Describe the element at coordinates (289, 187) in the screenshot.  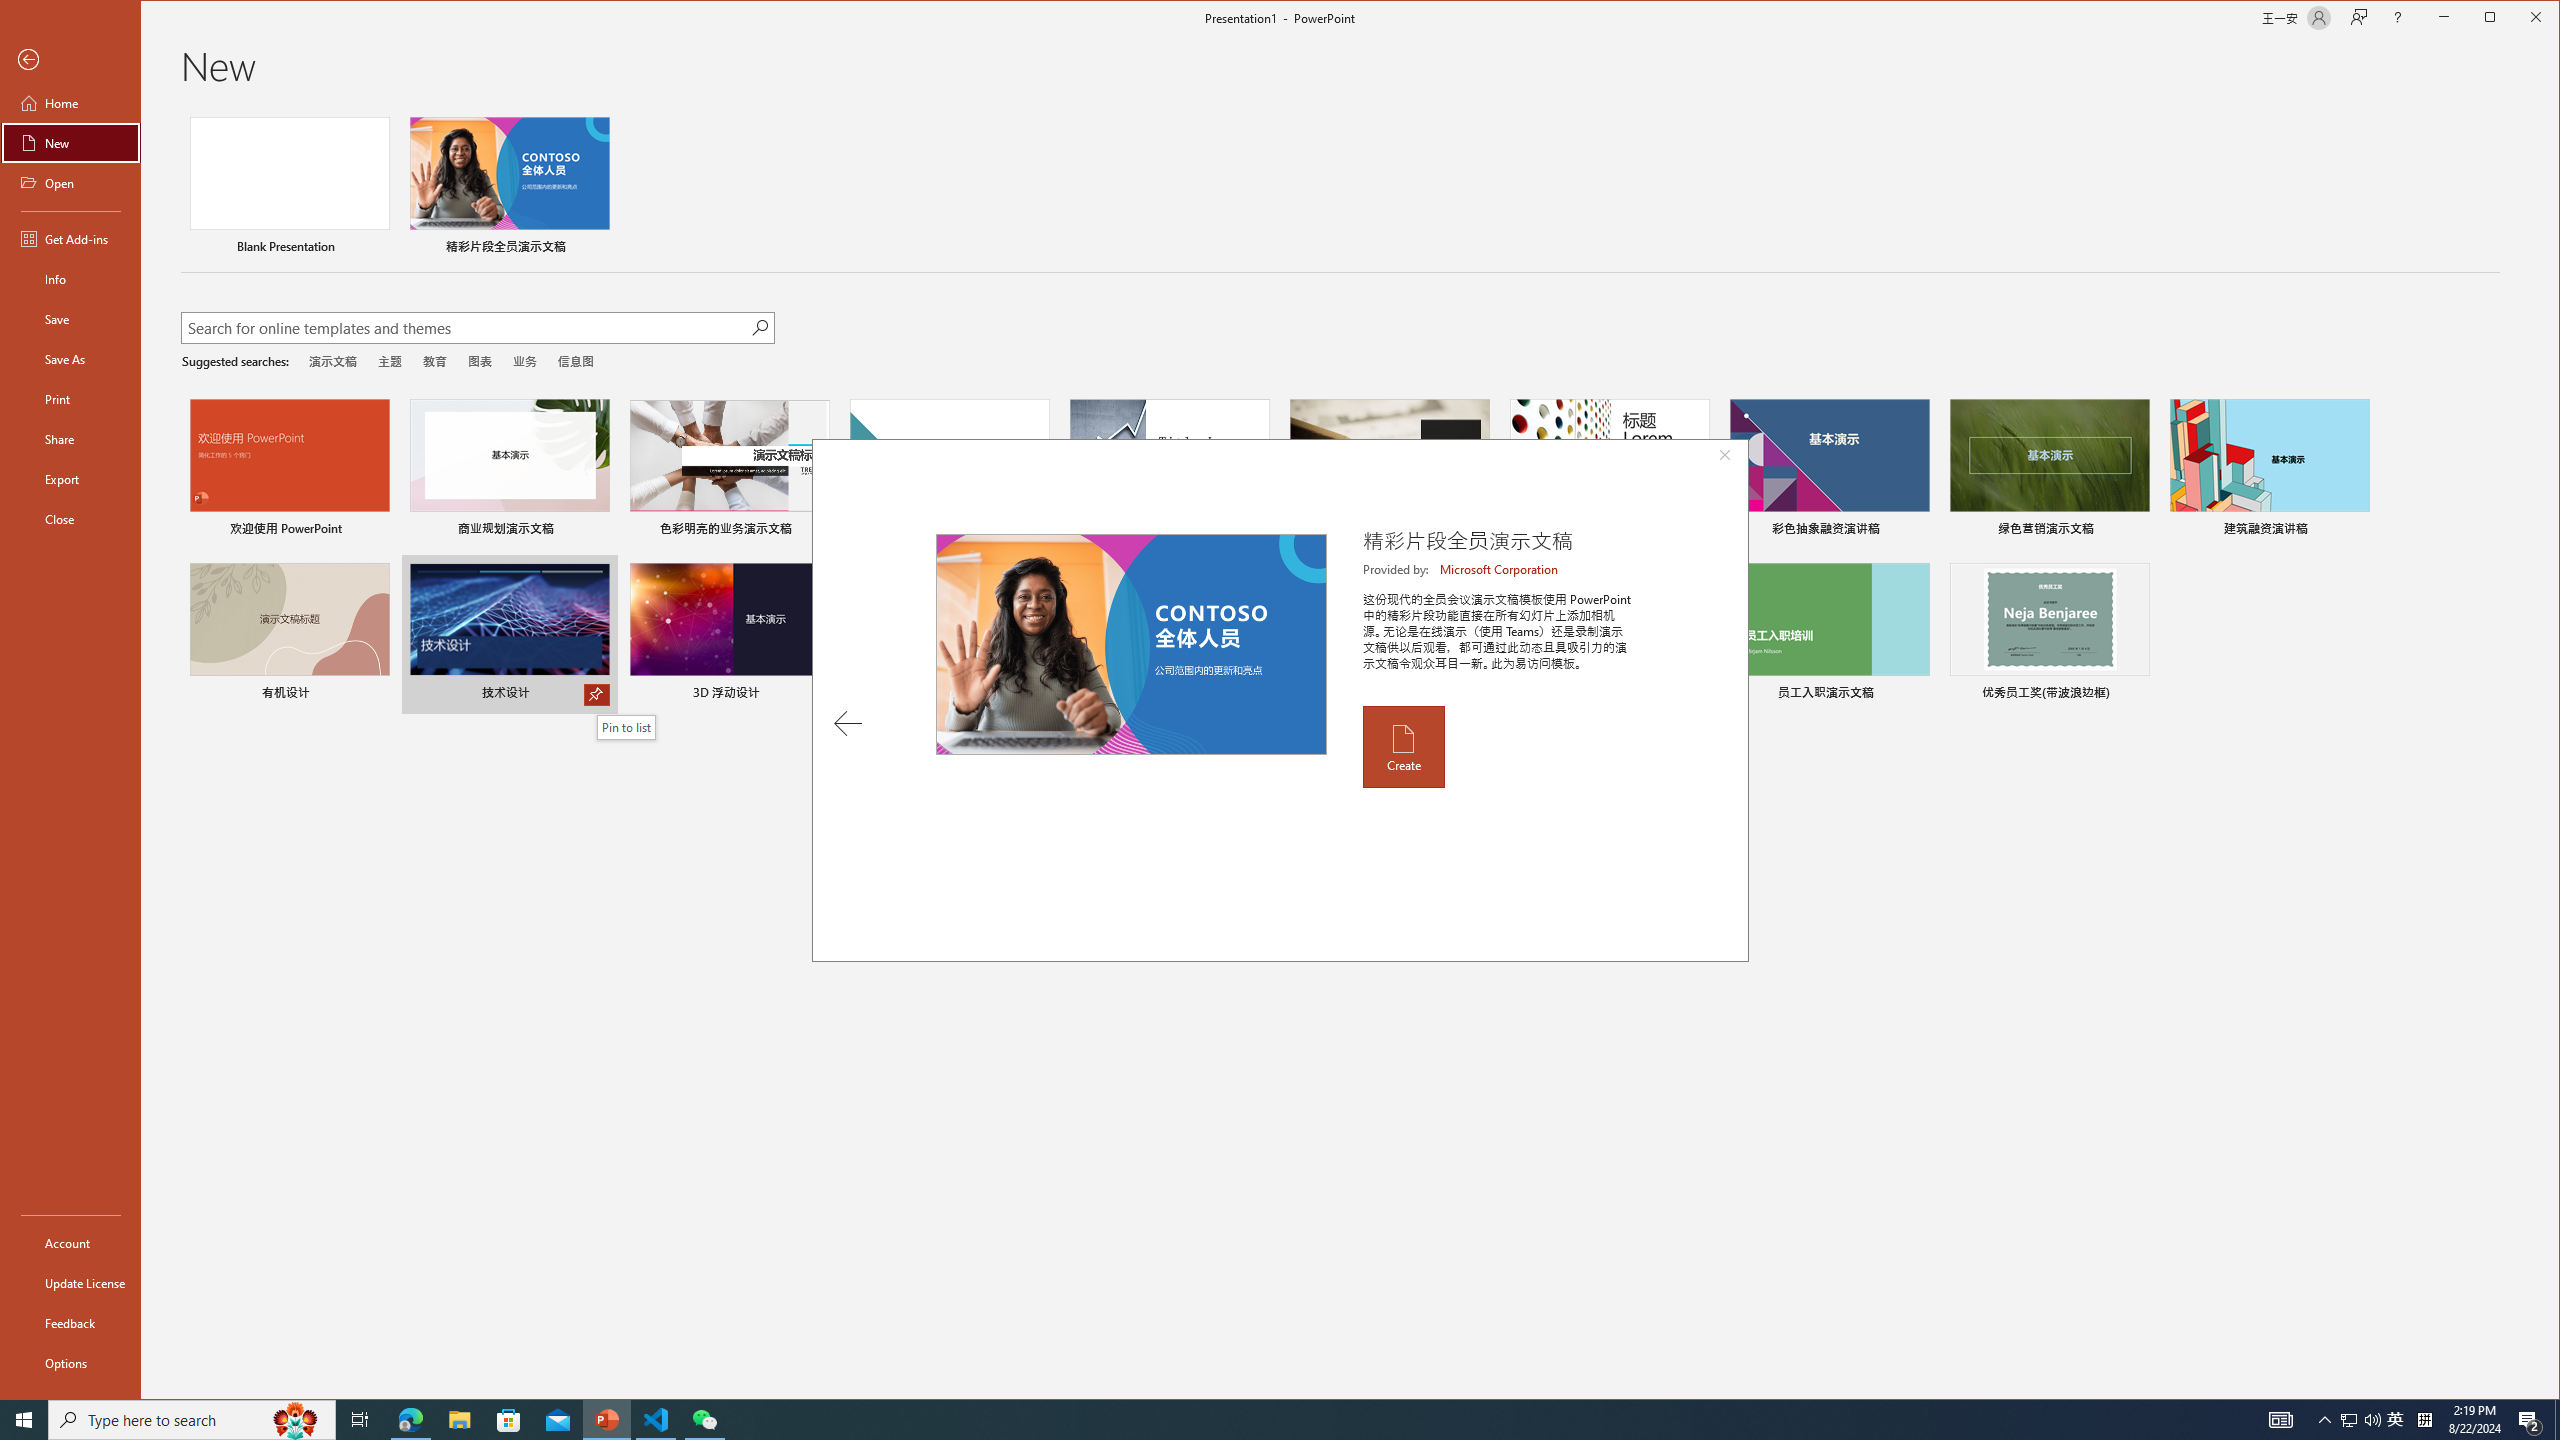
I see `'Blank Presentation'` at that location.